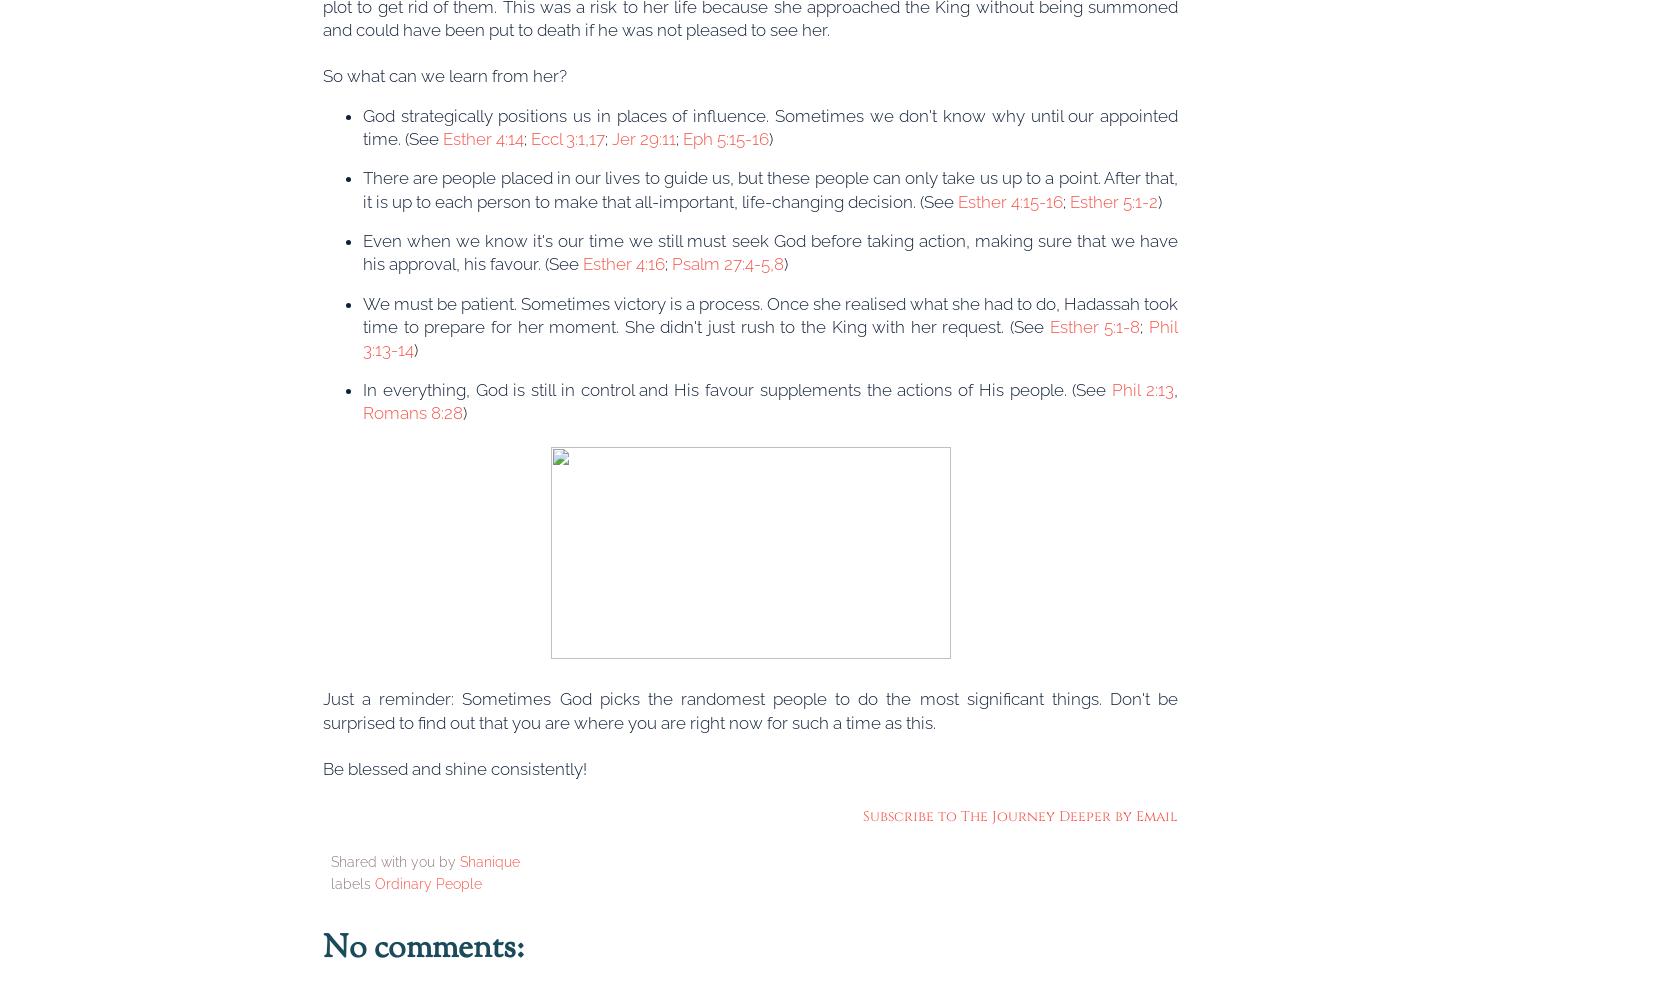  What do you see at coordinates (394, 861) in the screenshot?
I see `'Shared with you by'` at bounding box center [394, 861].